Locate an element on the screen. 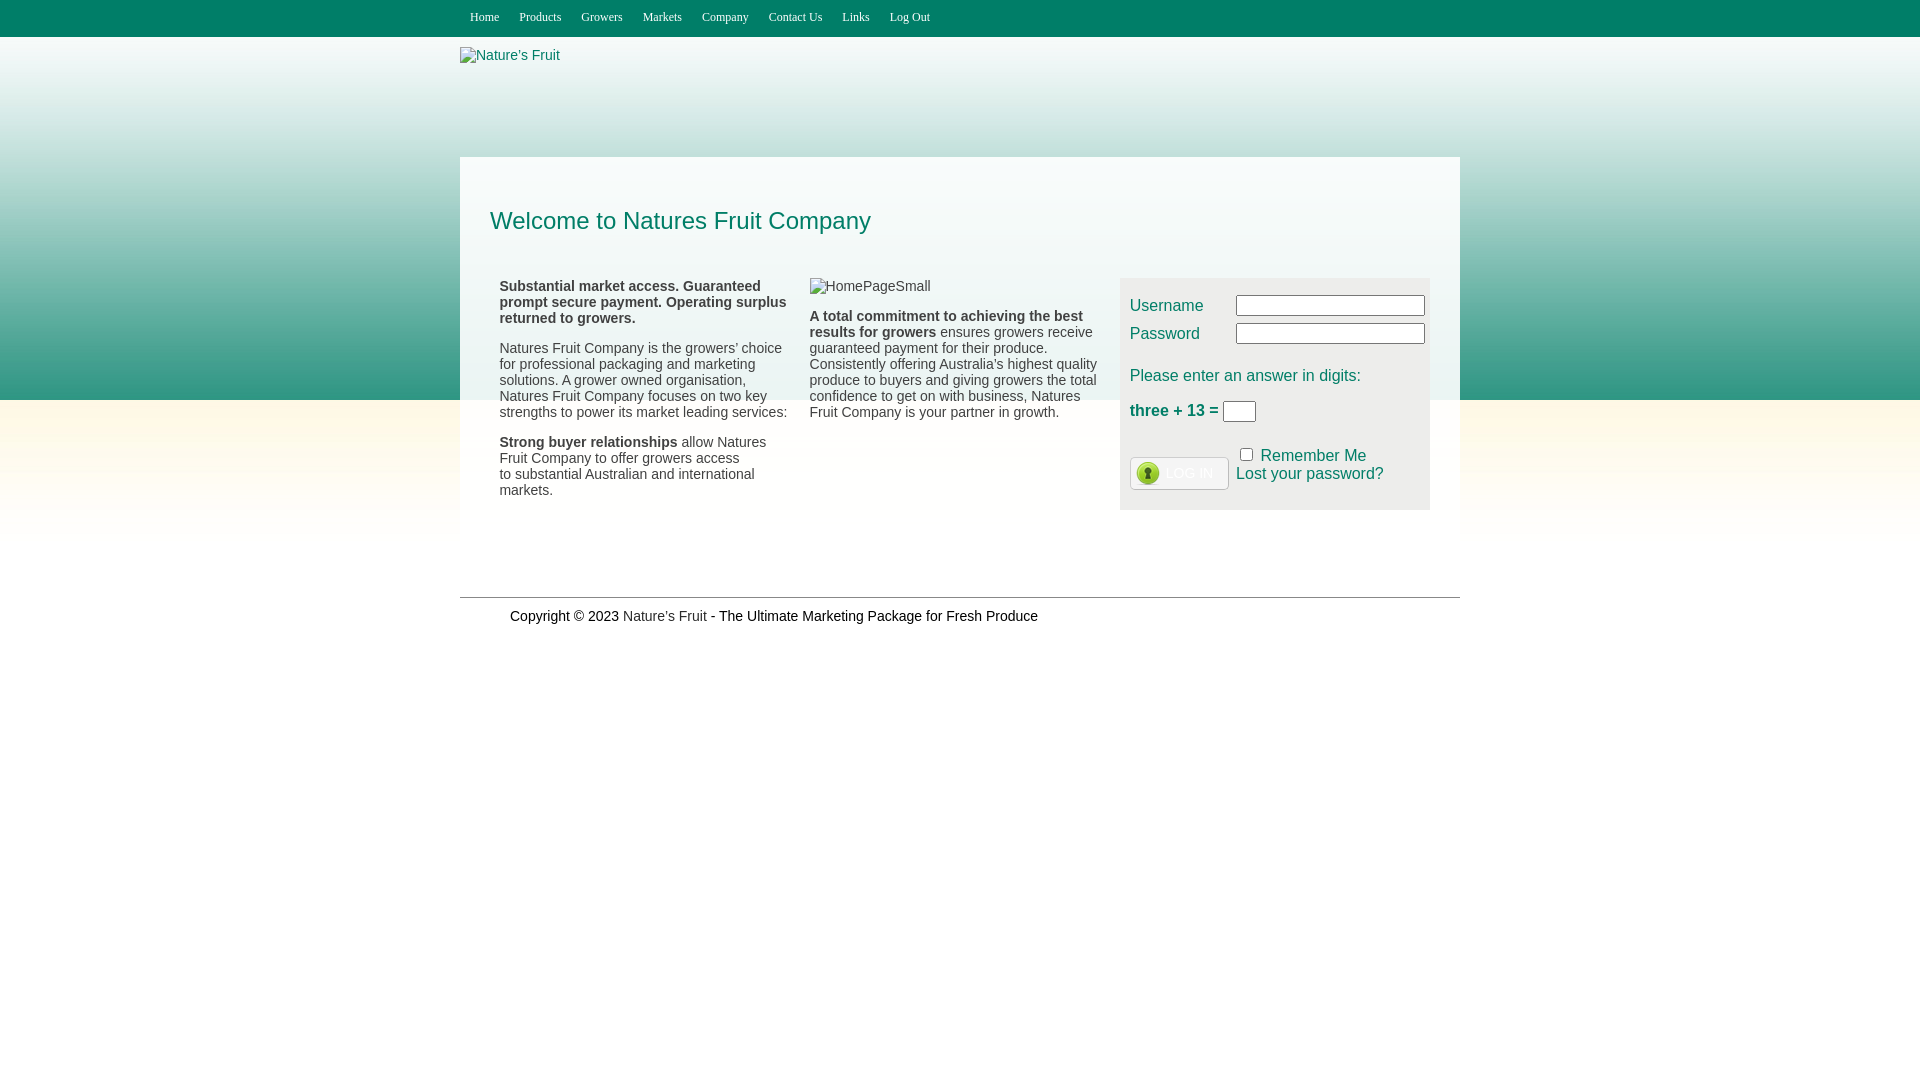  'Lost your password?' is located at coordinates (1310, 473).